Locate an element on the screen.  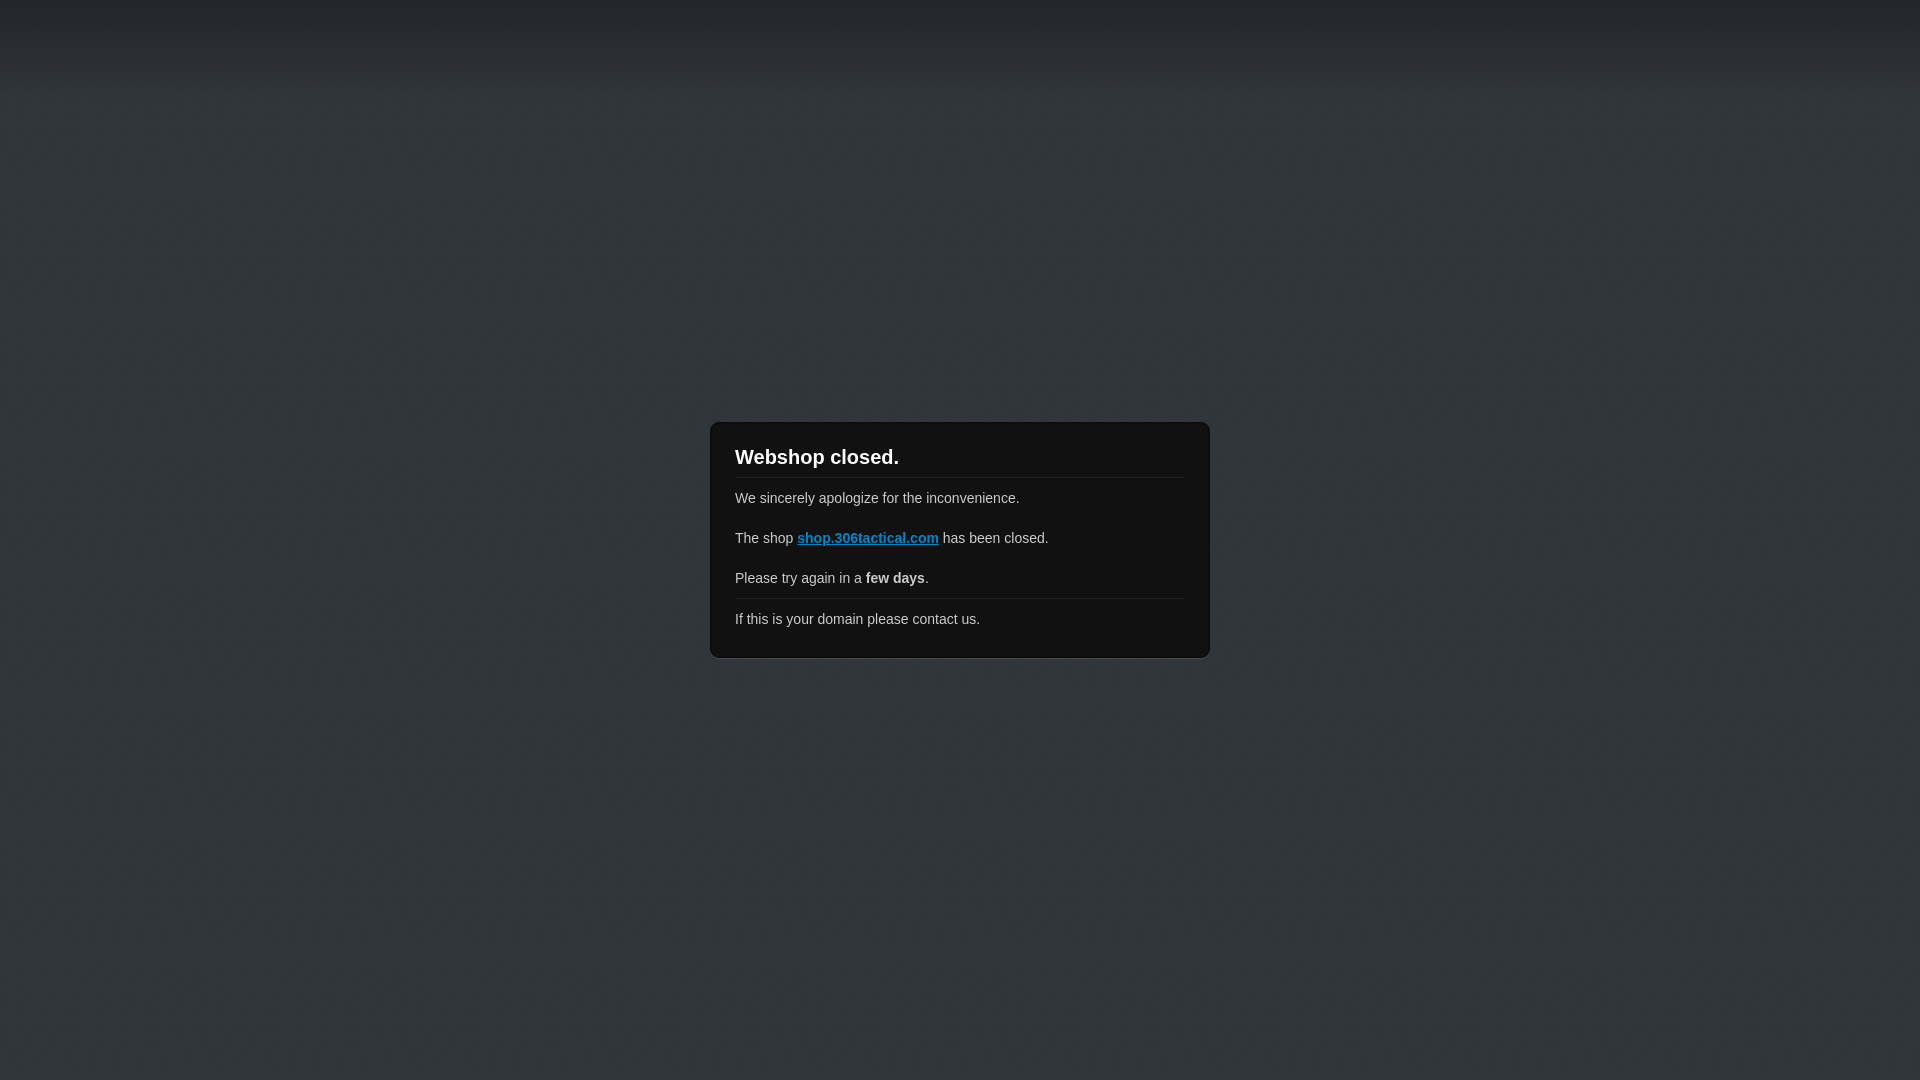
'shop.306tactical.com' is located at coordinates (868, 536).